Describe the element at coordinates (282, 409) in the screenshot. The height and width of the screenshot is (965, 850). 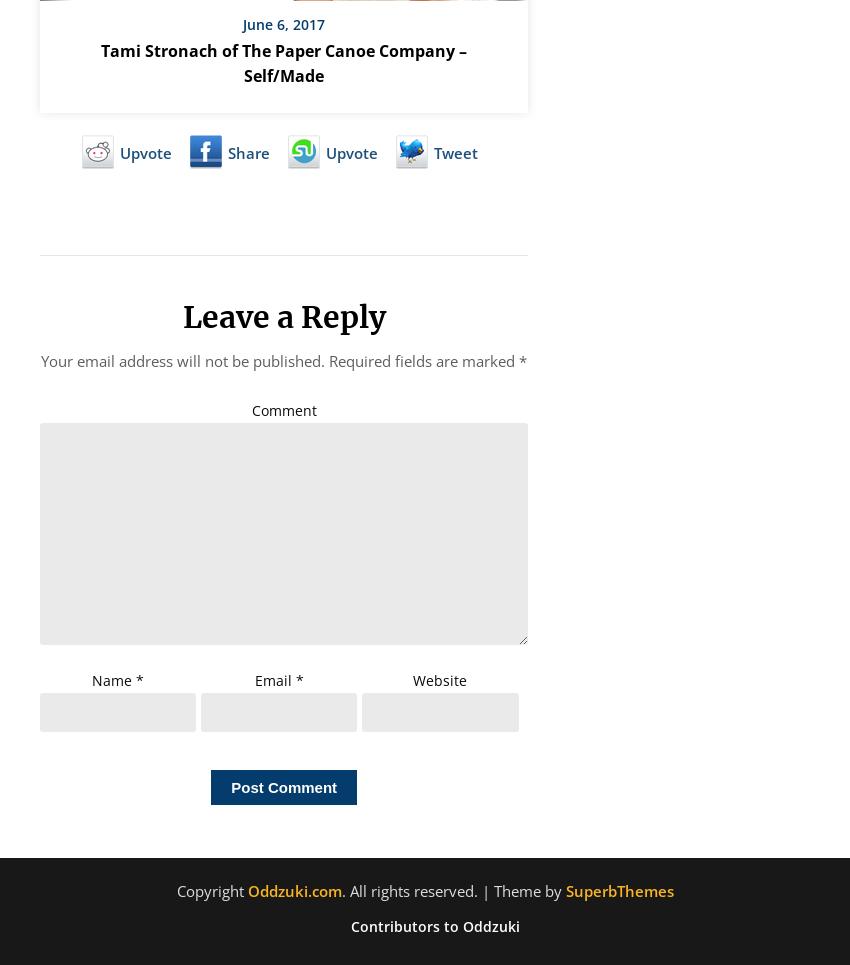
I see `'Comment'` at that location.